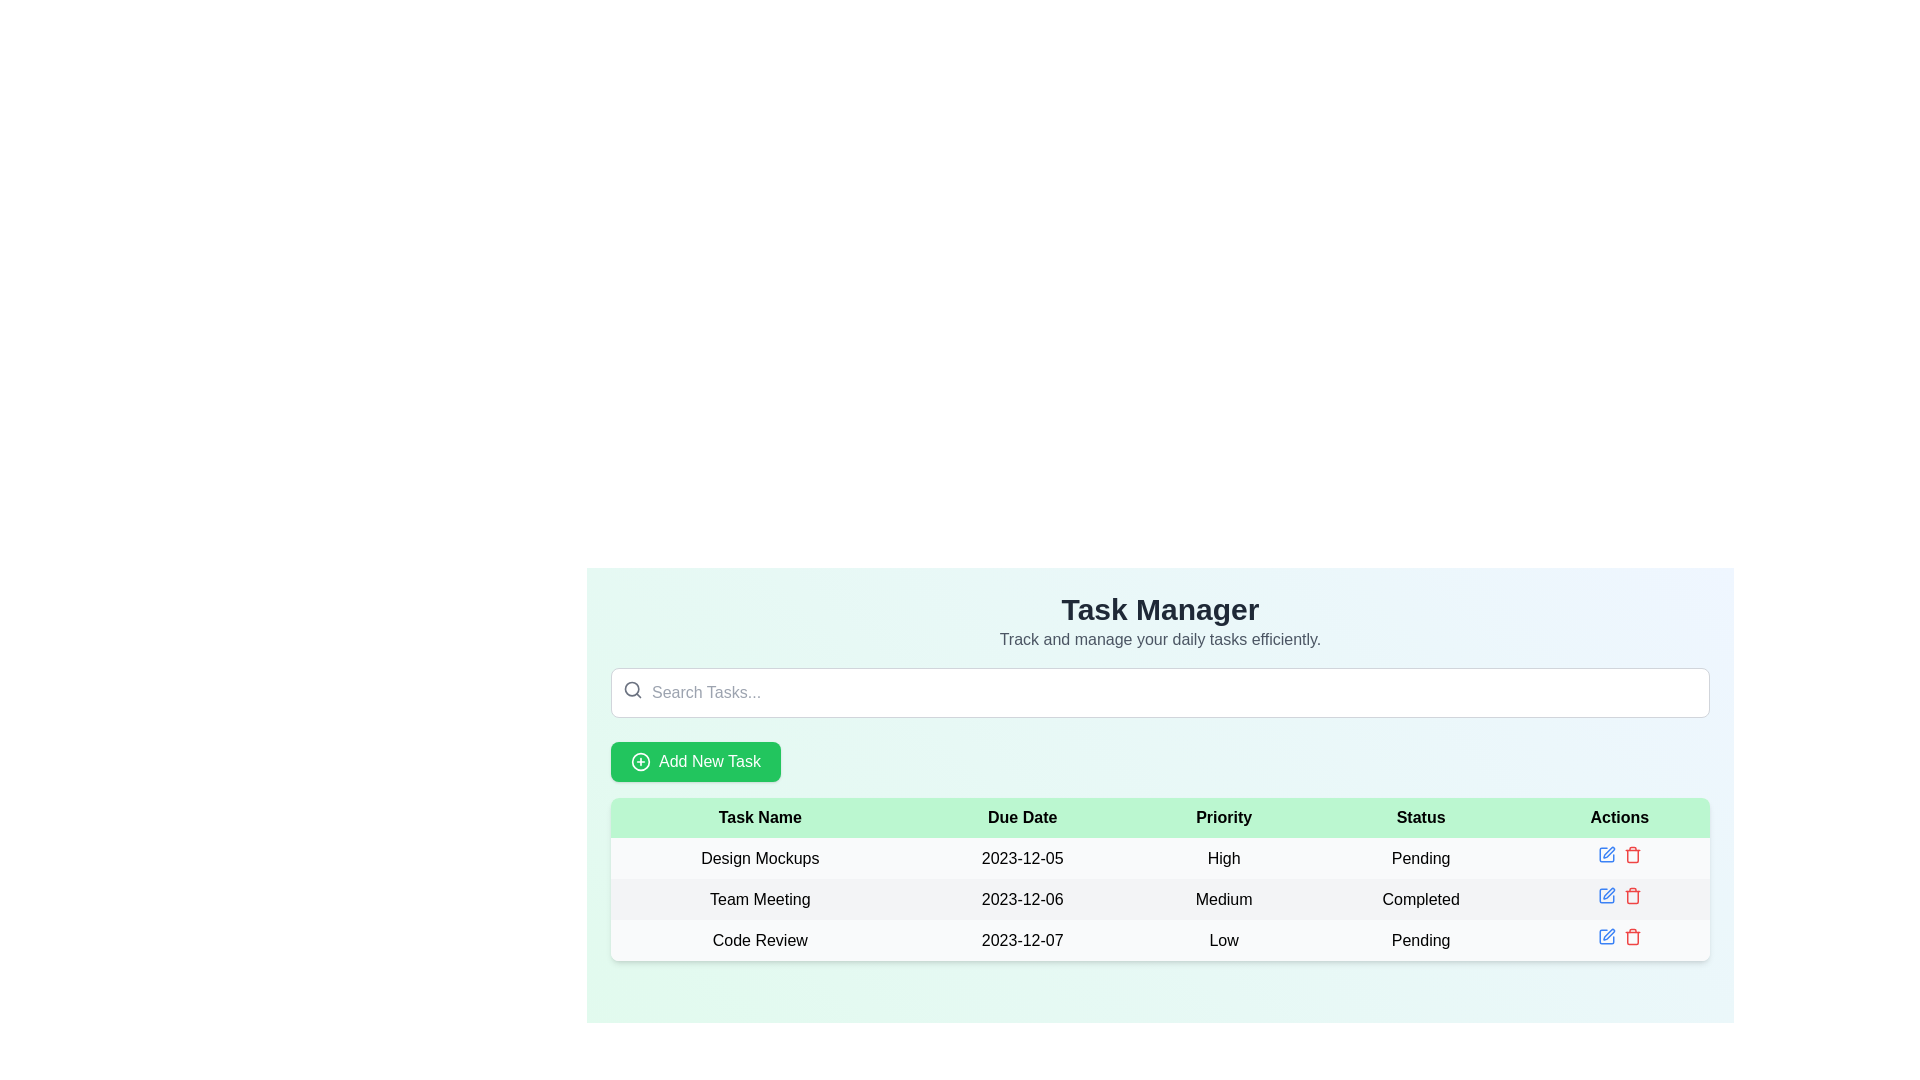 The image size is (1920, 1080). Describe the element at coordinates (1160, 640) in the screenshot. I see `the text element styled in a small gray-colored font that reads 'Track and manage your daily tasks efficiently', located immediately beneath the 'Task Manager' title` at that location.